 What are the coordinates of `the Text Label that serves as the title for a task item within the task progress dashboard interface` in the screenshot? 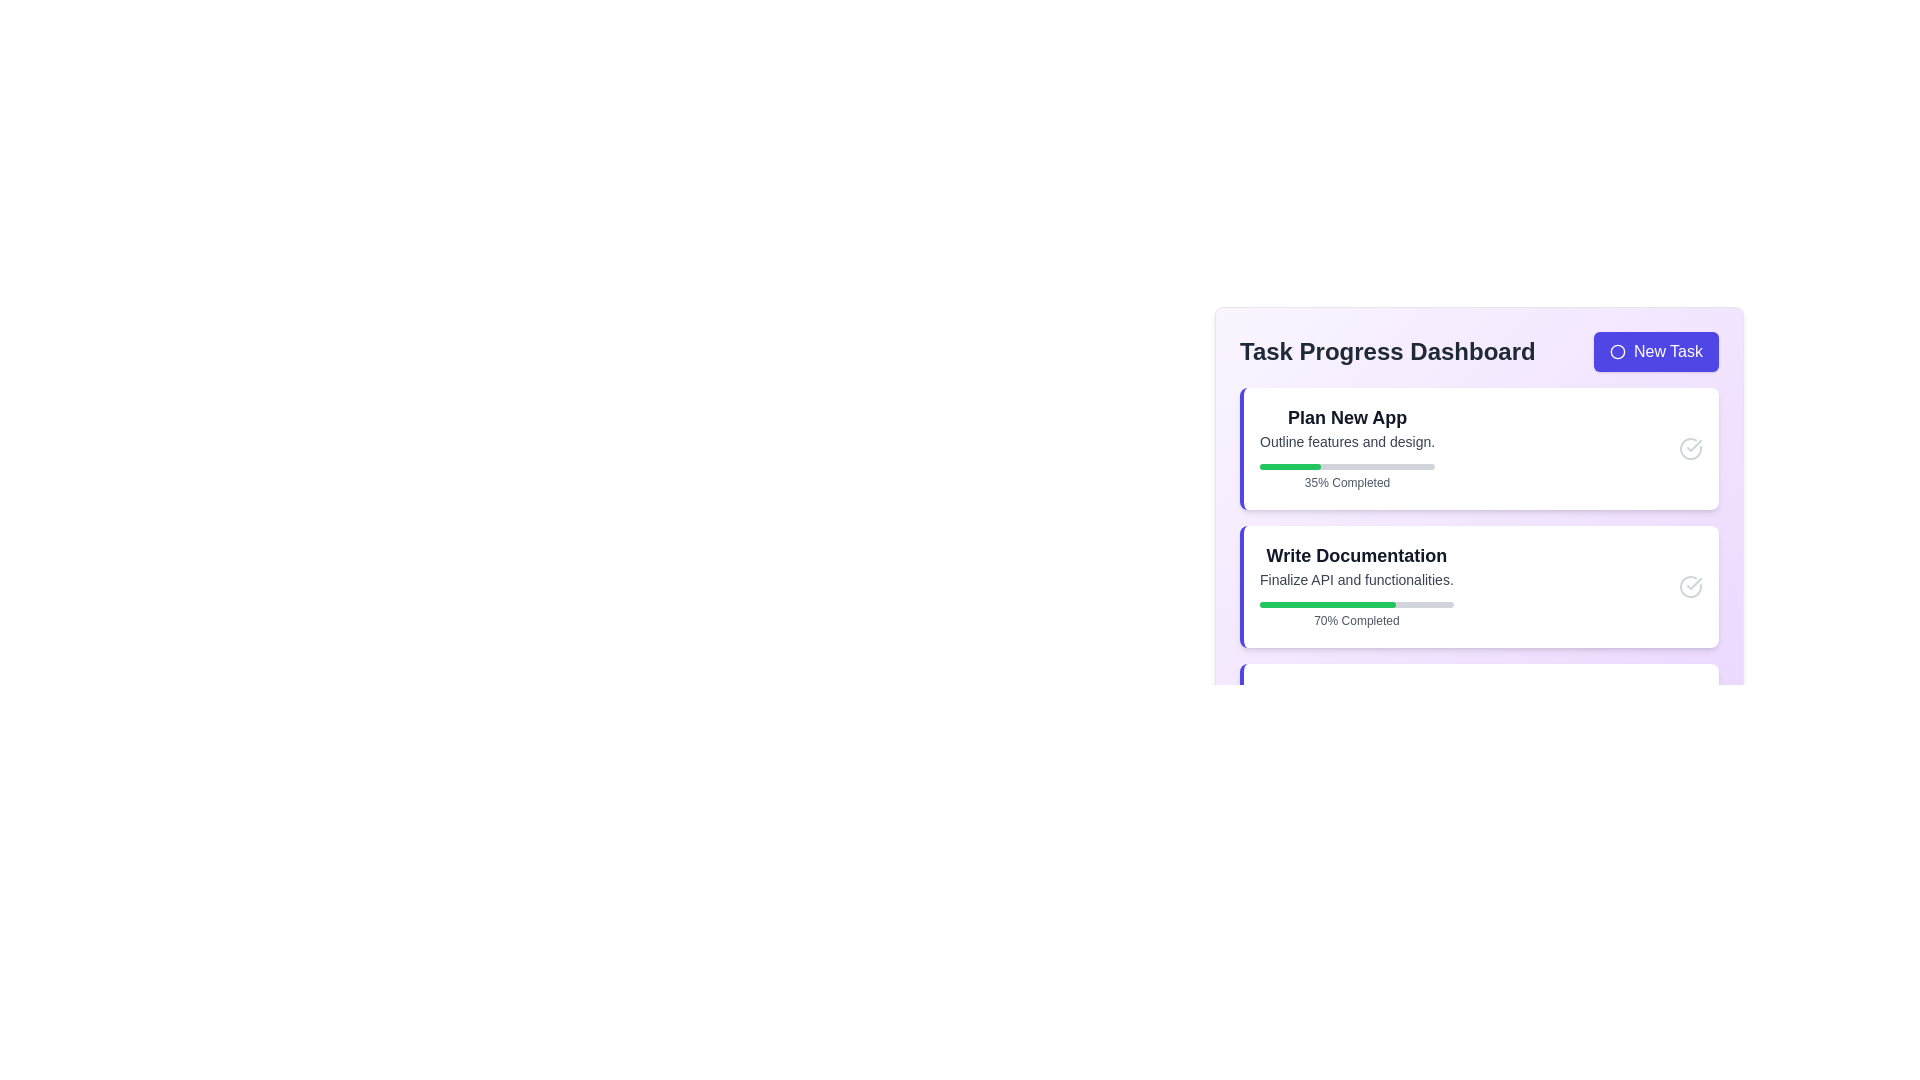 It's located at (1347, 416).